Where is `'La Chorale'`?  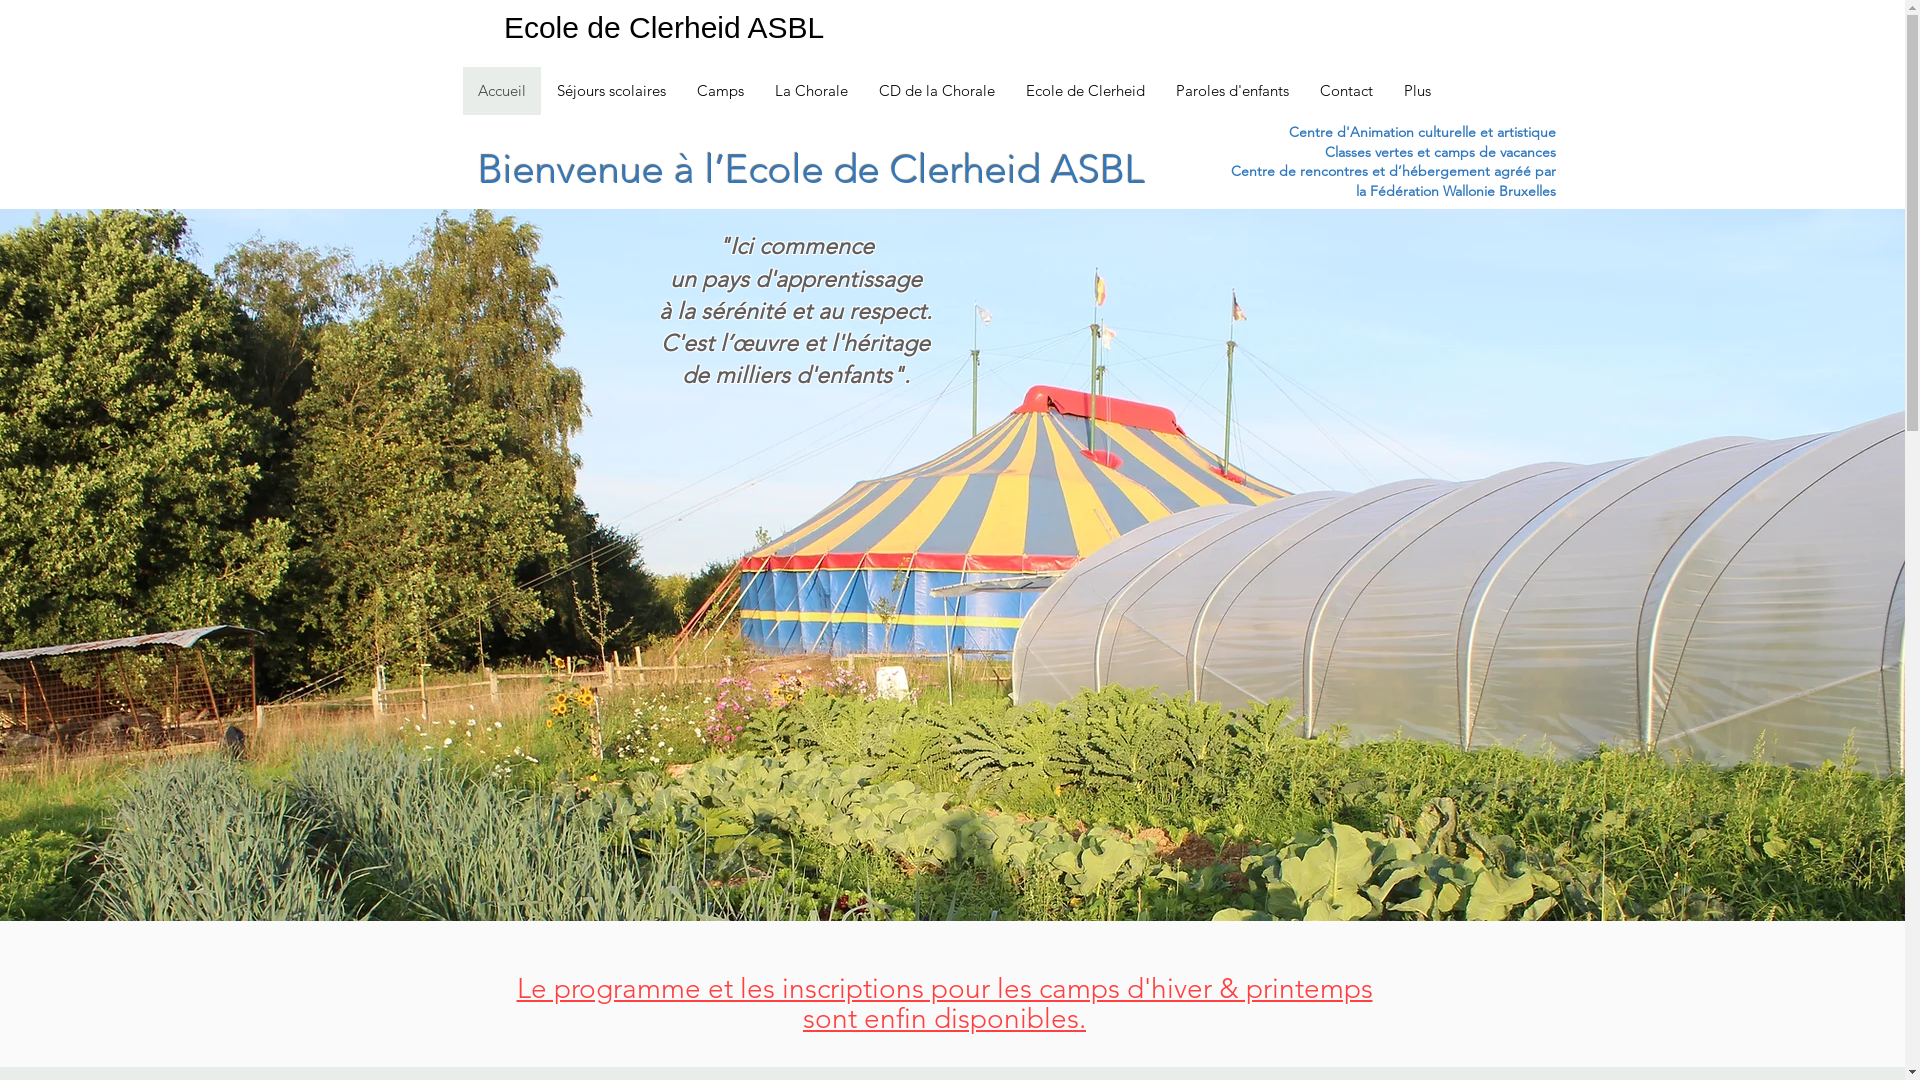
'La Chorale' is located at coordinates (810, 91).